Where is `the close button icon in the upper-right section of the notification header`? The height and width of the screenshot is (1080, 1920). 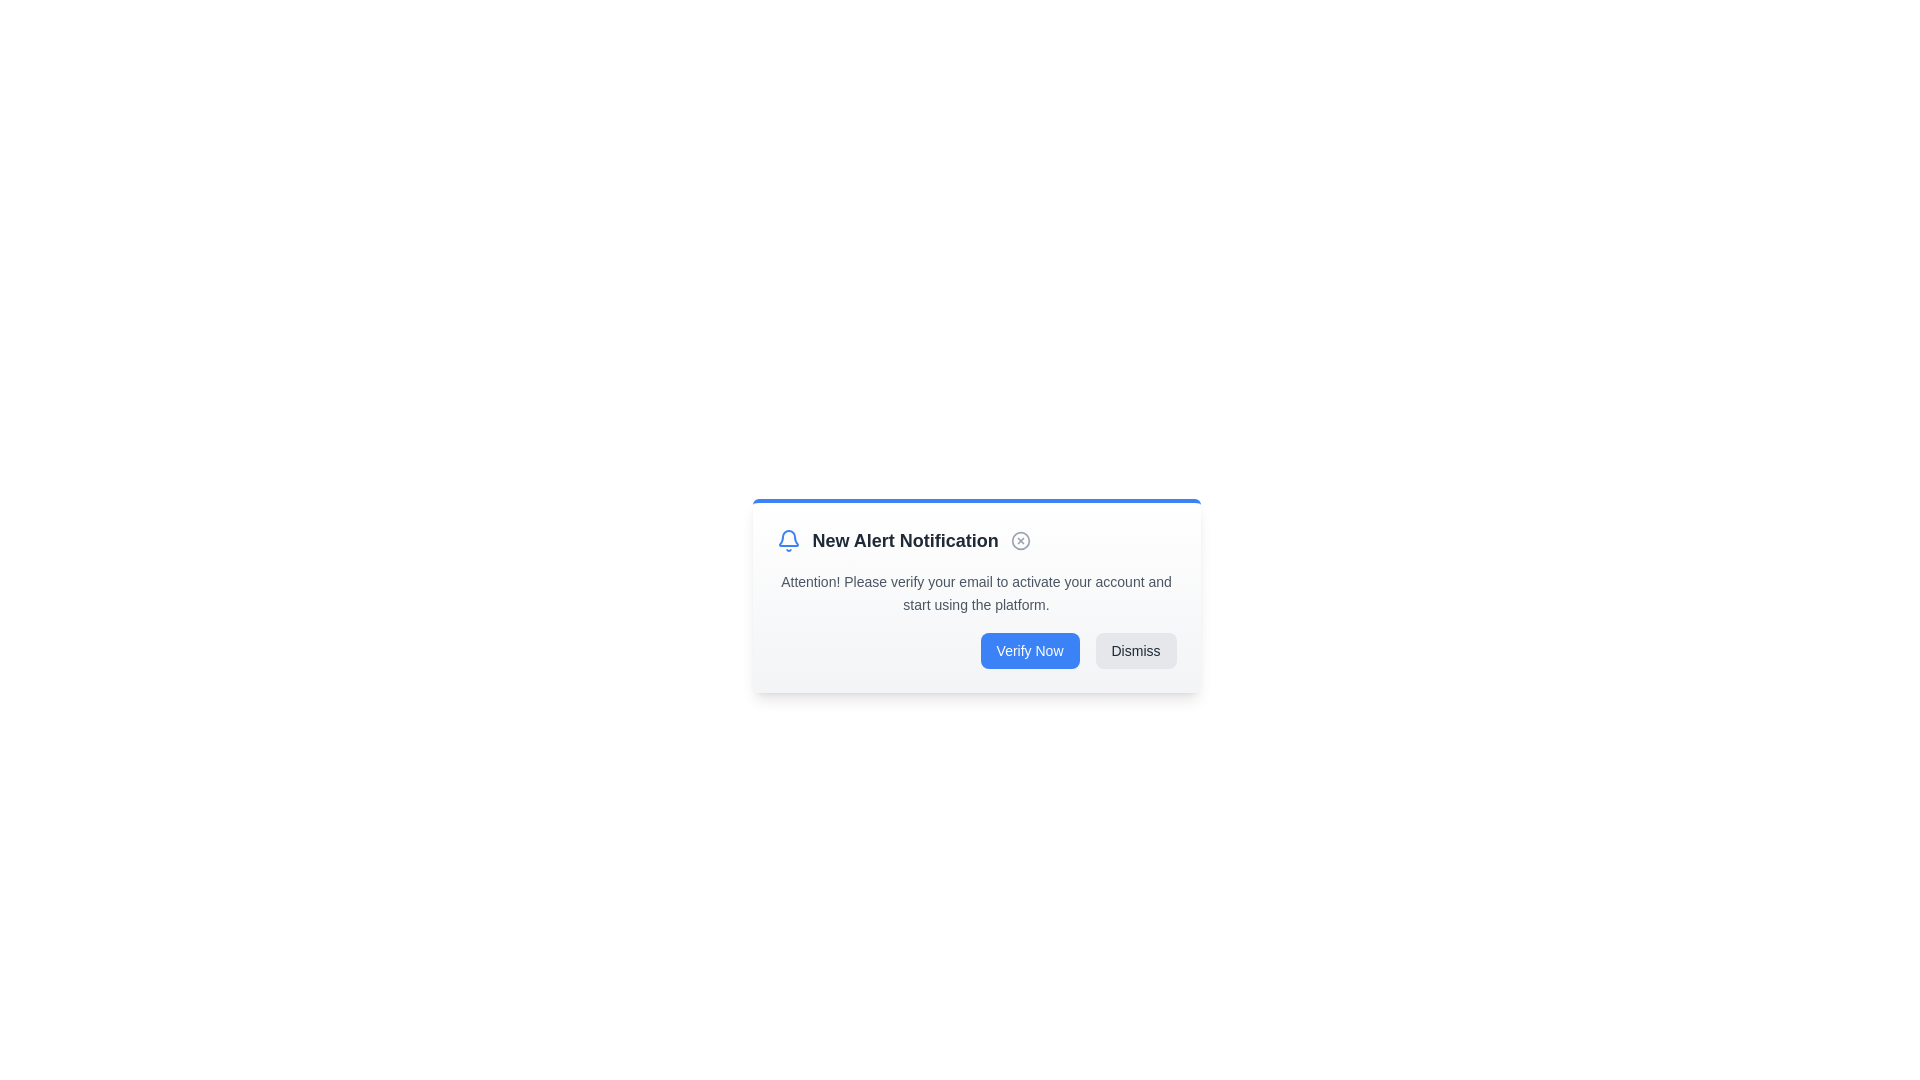
the close button icon in the upper-right section of the notification header is located at coordinates (1020, 540).